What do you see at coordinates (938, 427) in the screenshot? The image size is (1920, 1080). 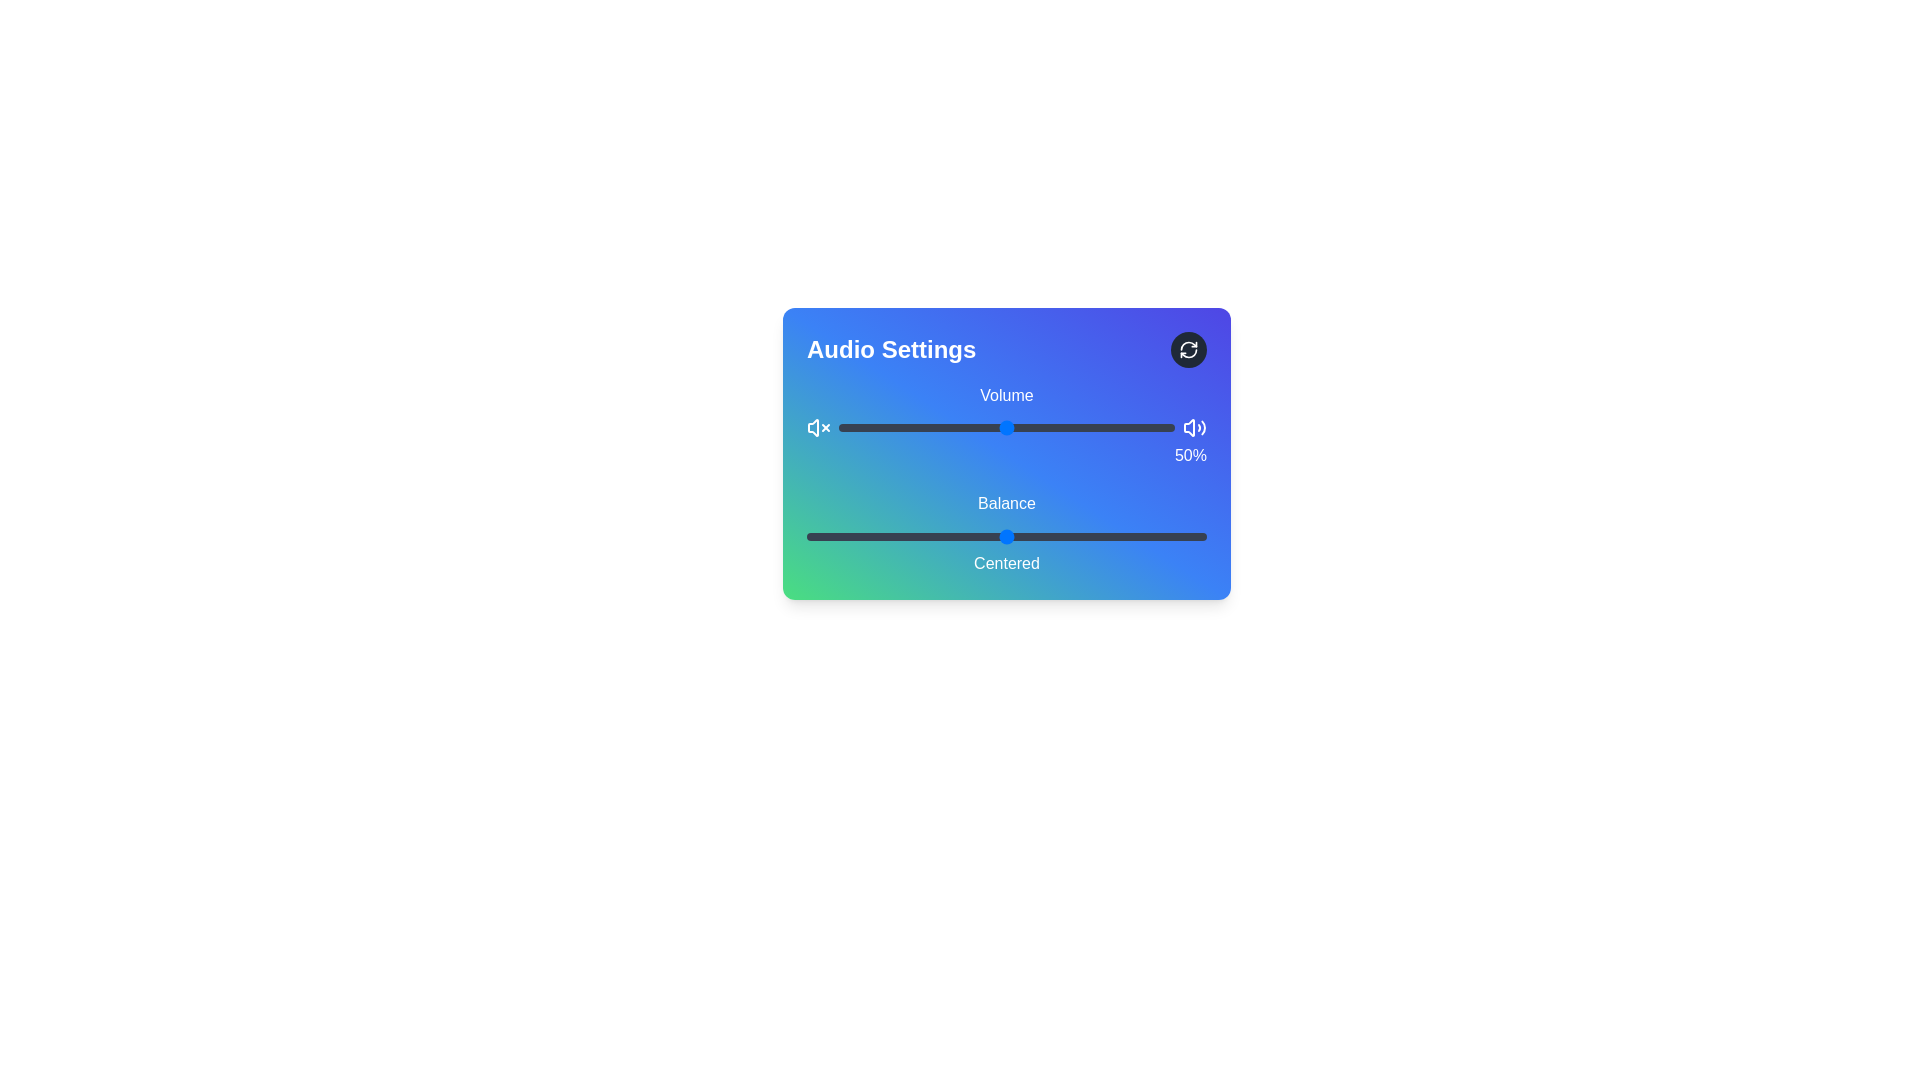 I see `the volume` at bounding box center [938, 427].